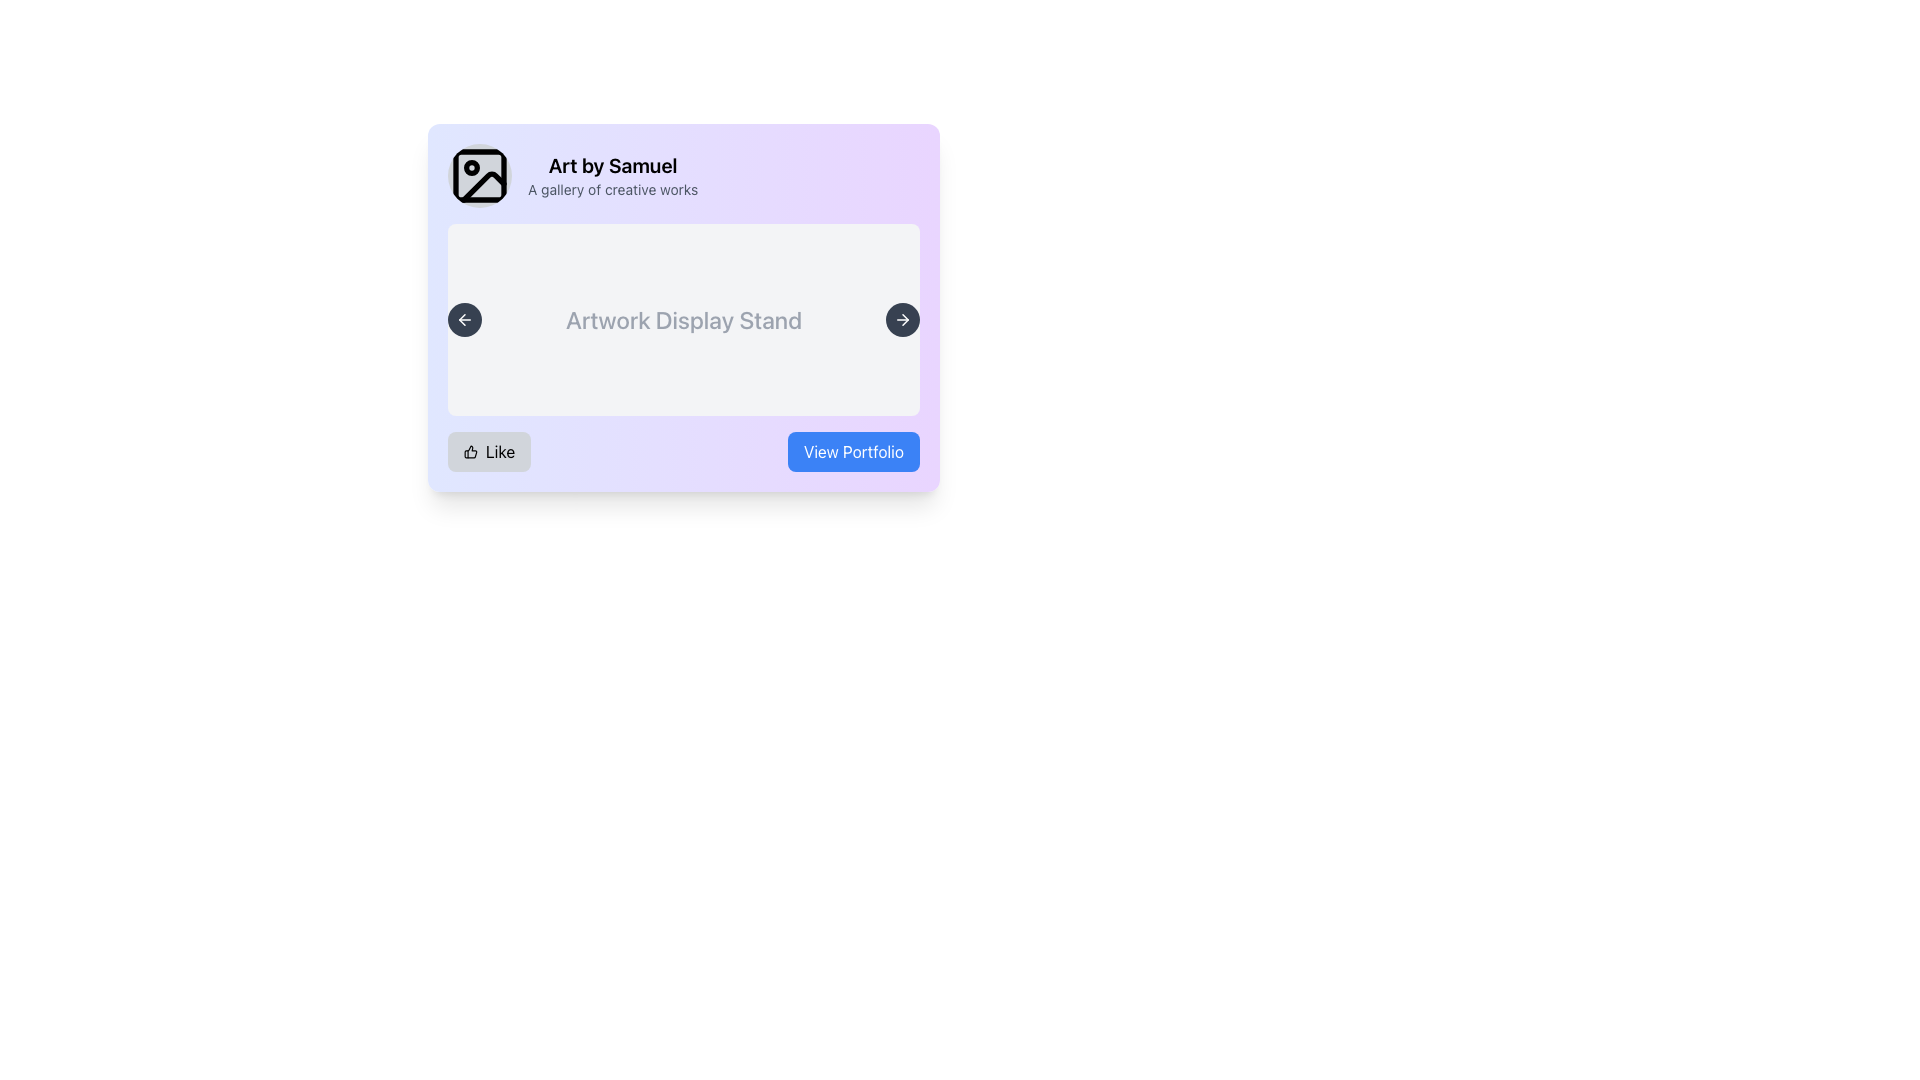 This screenshot has height=1080, width=1920. I want to click on the navigation button located in the right-center part of the 'Artwork Display Stand' card to observe any hover effects, so click(901, 319).